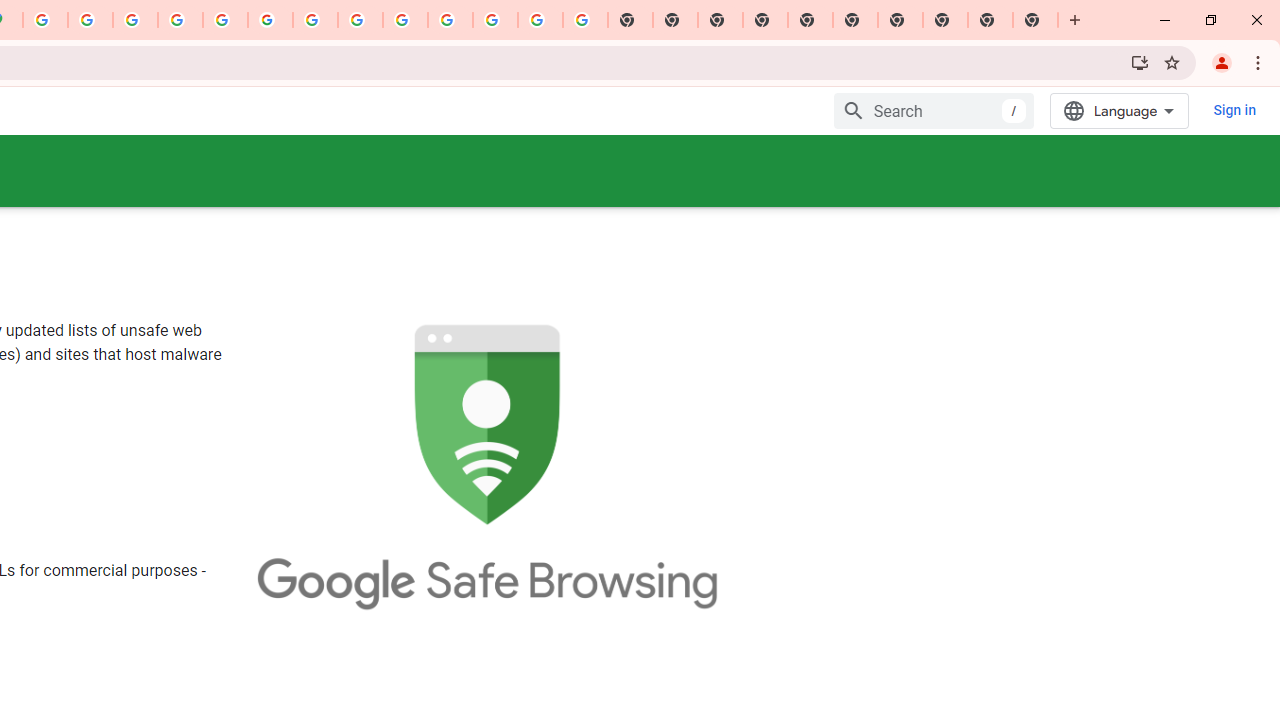 This screenshot has height=720, width=1280. What do you see at coordinates (314, 20) in the screenshot?
I see `'YouTube'` at bounding box center [314, 20].